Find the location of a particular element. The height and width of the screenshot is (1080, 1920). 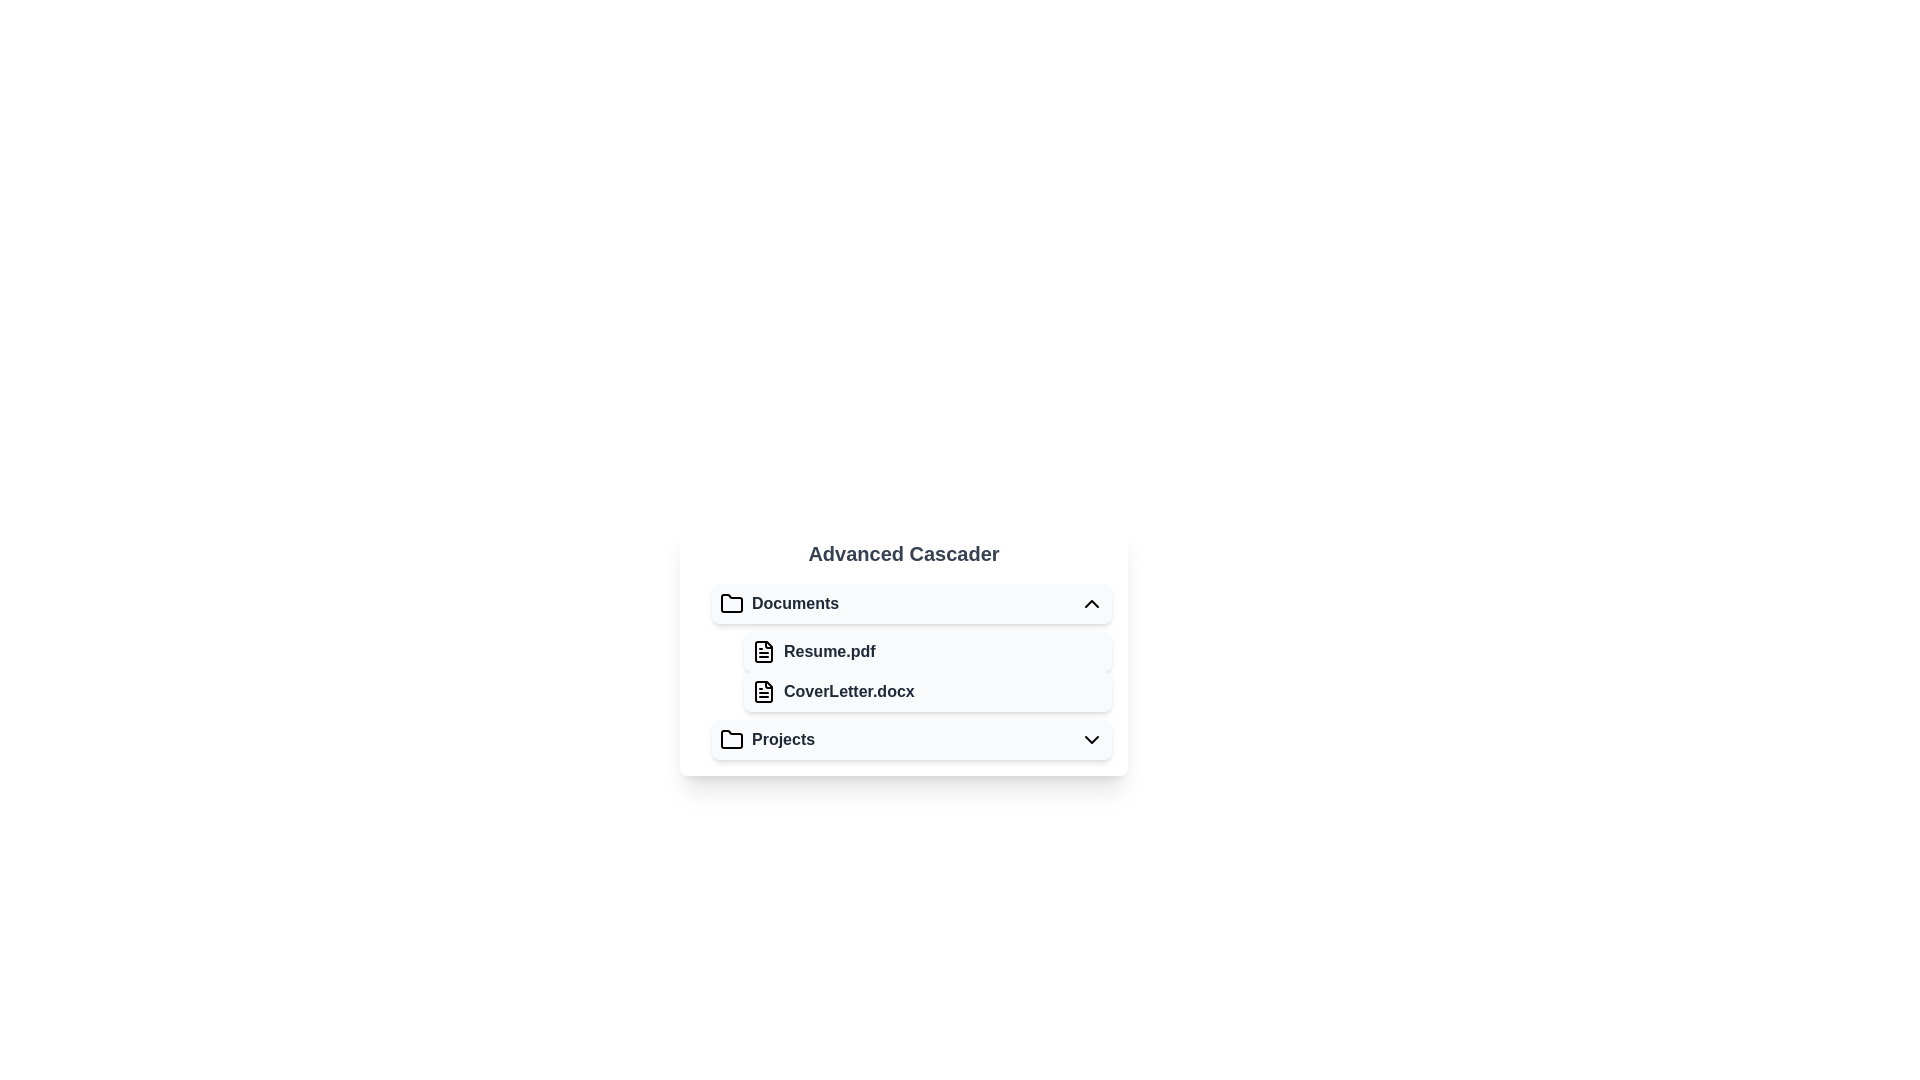

the expandable 'Projects' button located at the bottom of the vertical list is located at coordinates (911, 740).